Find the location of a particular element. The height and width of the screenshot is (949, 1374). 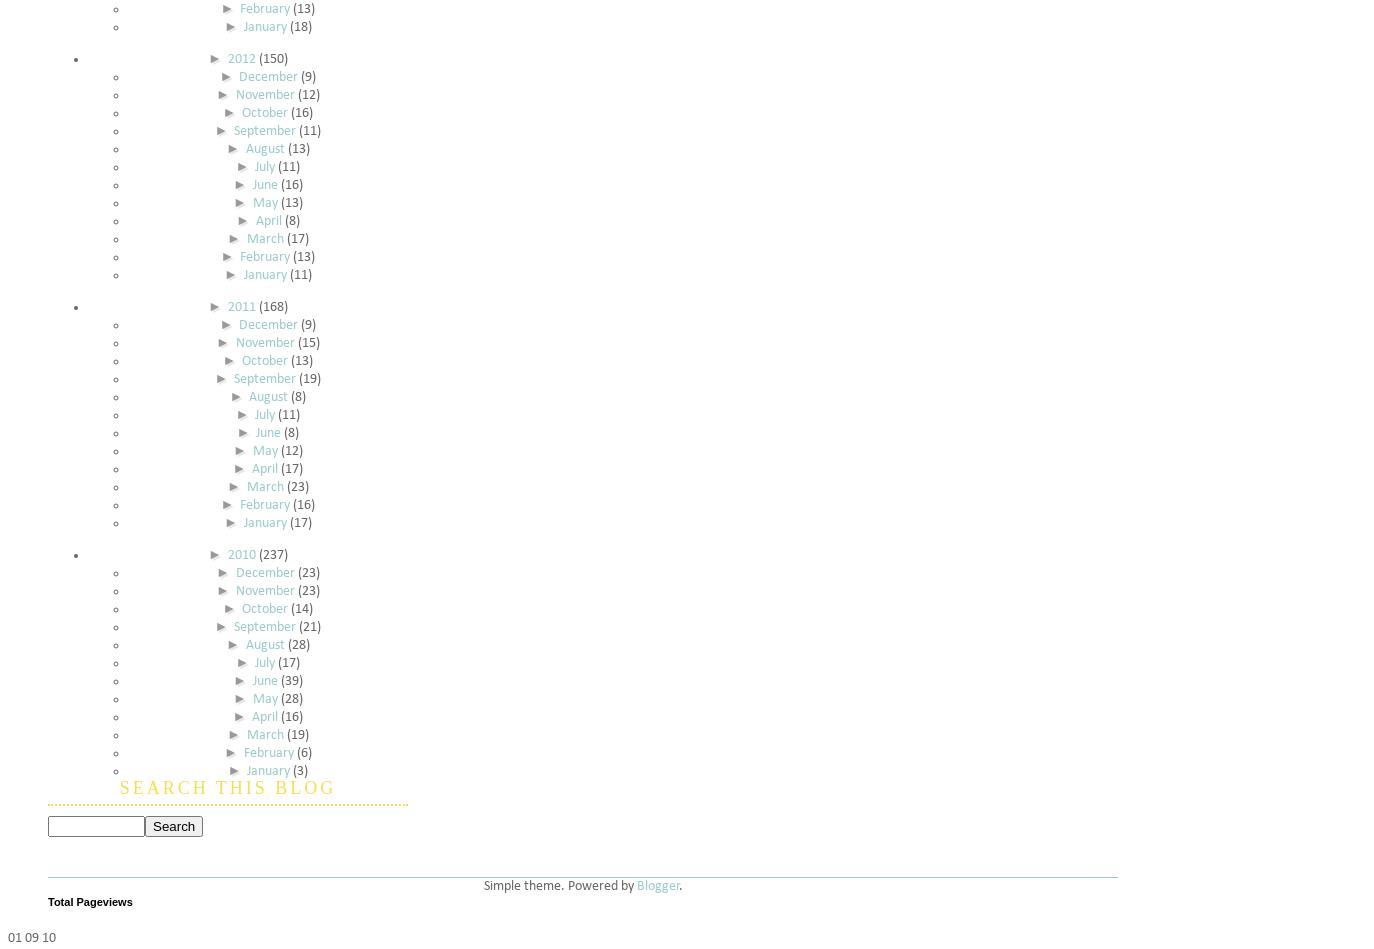

'2012' is located at coordinates (225, 59).